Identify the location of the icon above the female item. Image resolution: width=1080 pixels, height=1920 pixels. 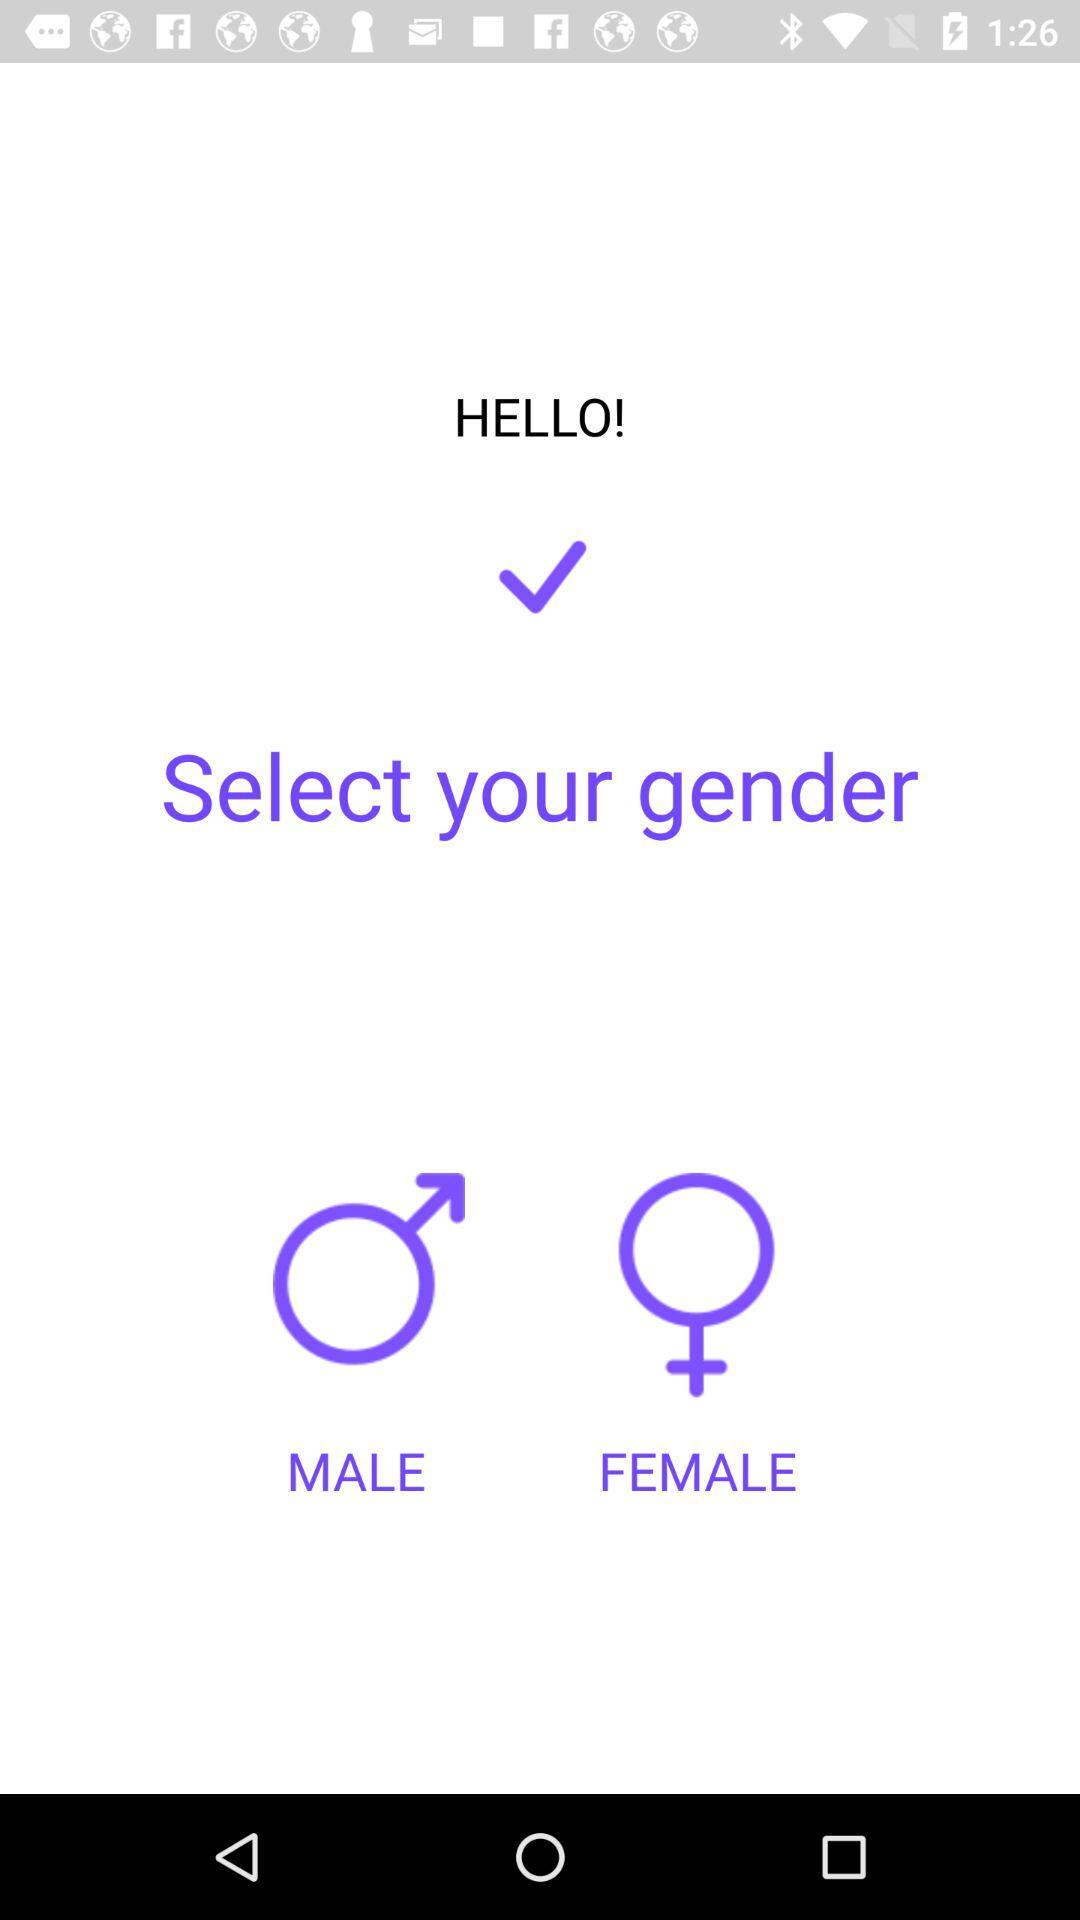
(696, 1304).